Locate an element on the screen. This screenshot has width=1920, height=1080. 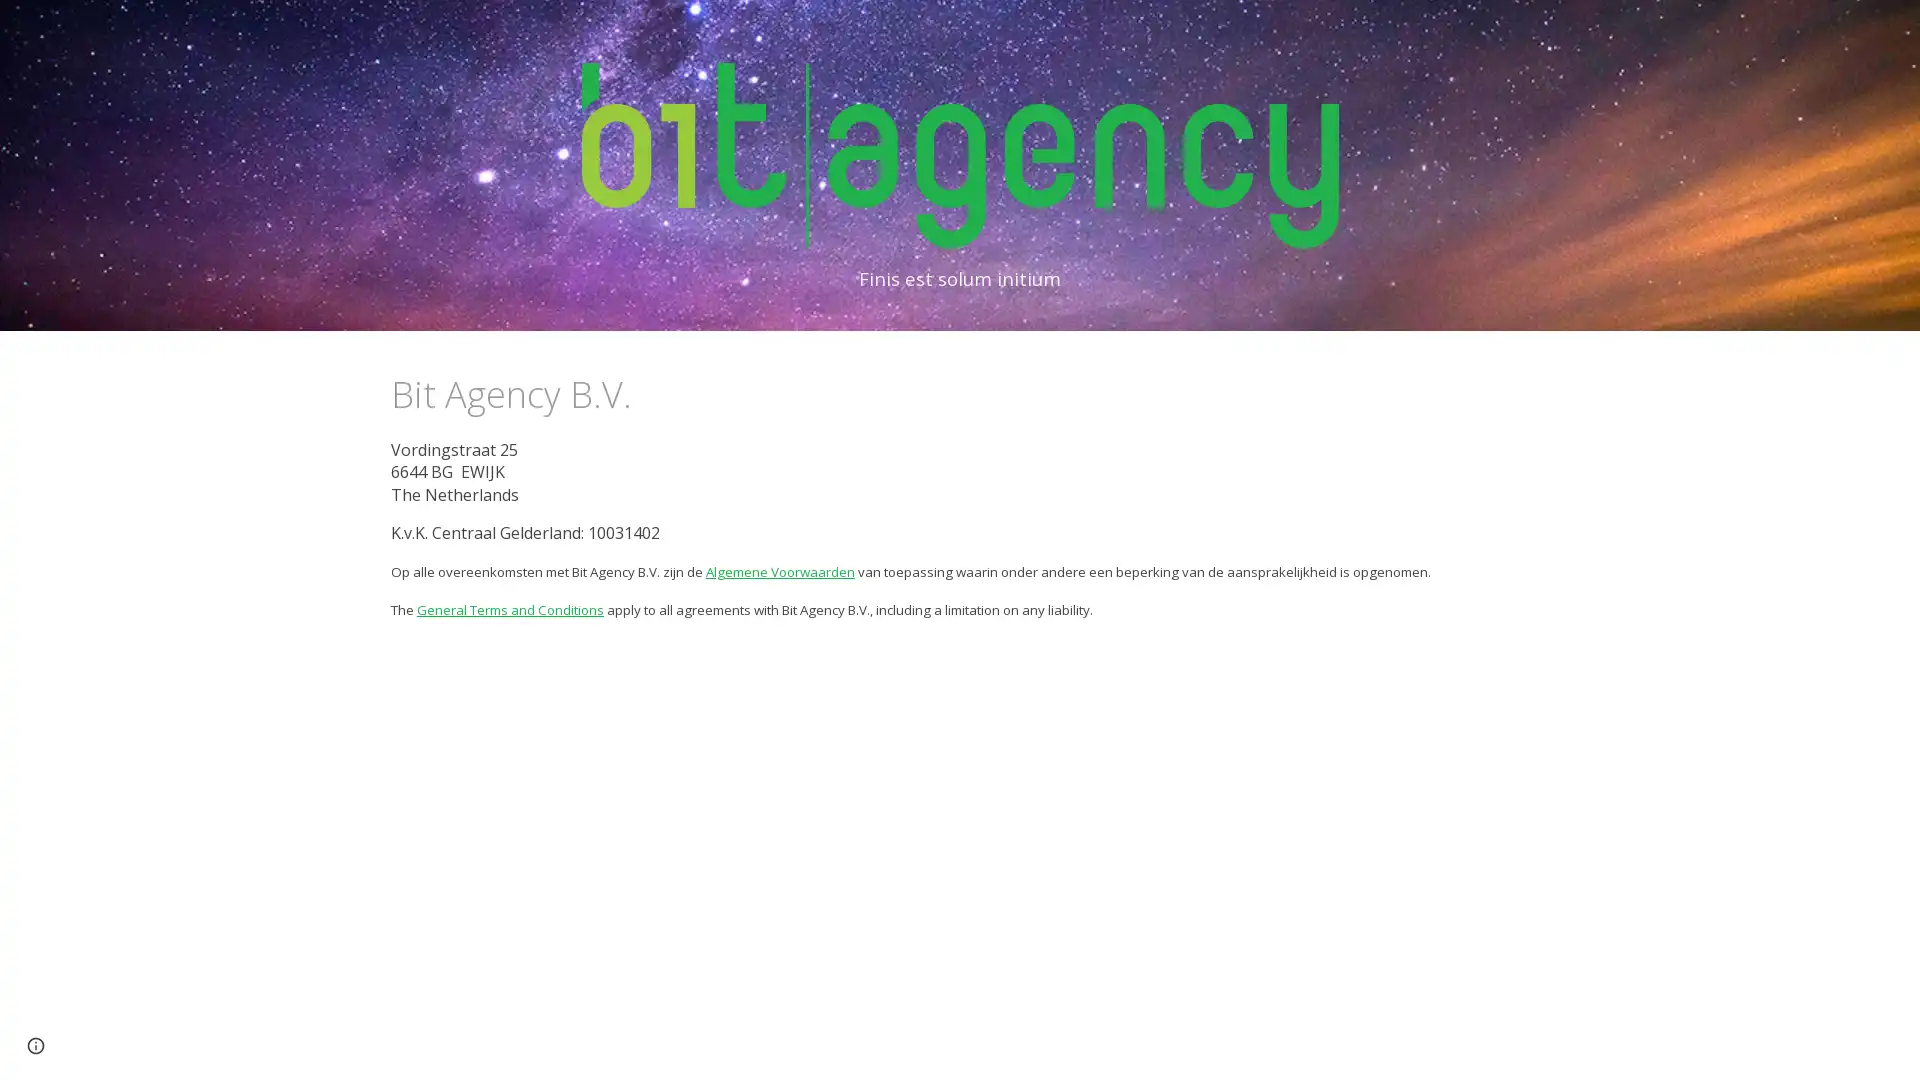
Report abuse is located at coordinates (156, 1044).